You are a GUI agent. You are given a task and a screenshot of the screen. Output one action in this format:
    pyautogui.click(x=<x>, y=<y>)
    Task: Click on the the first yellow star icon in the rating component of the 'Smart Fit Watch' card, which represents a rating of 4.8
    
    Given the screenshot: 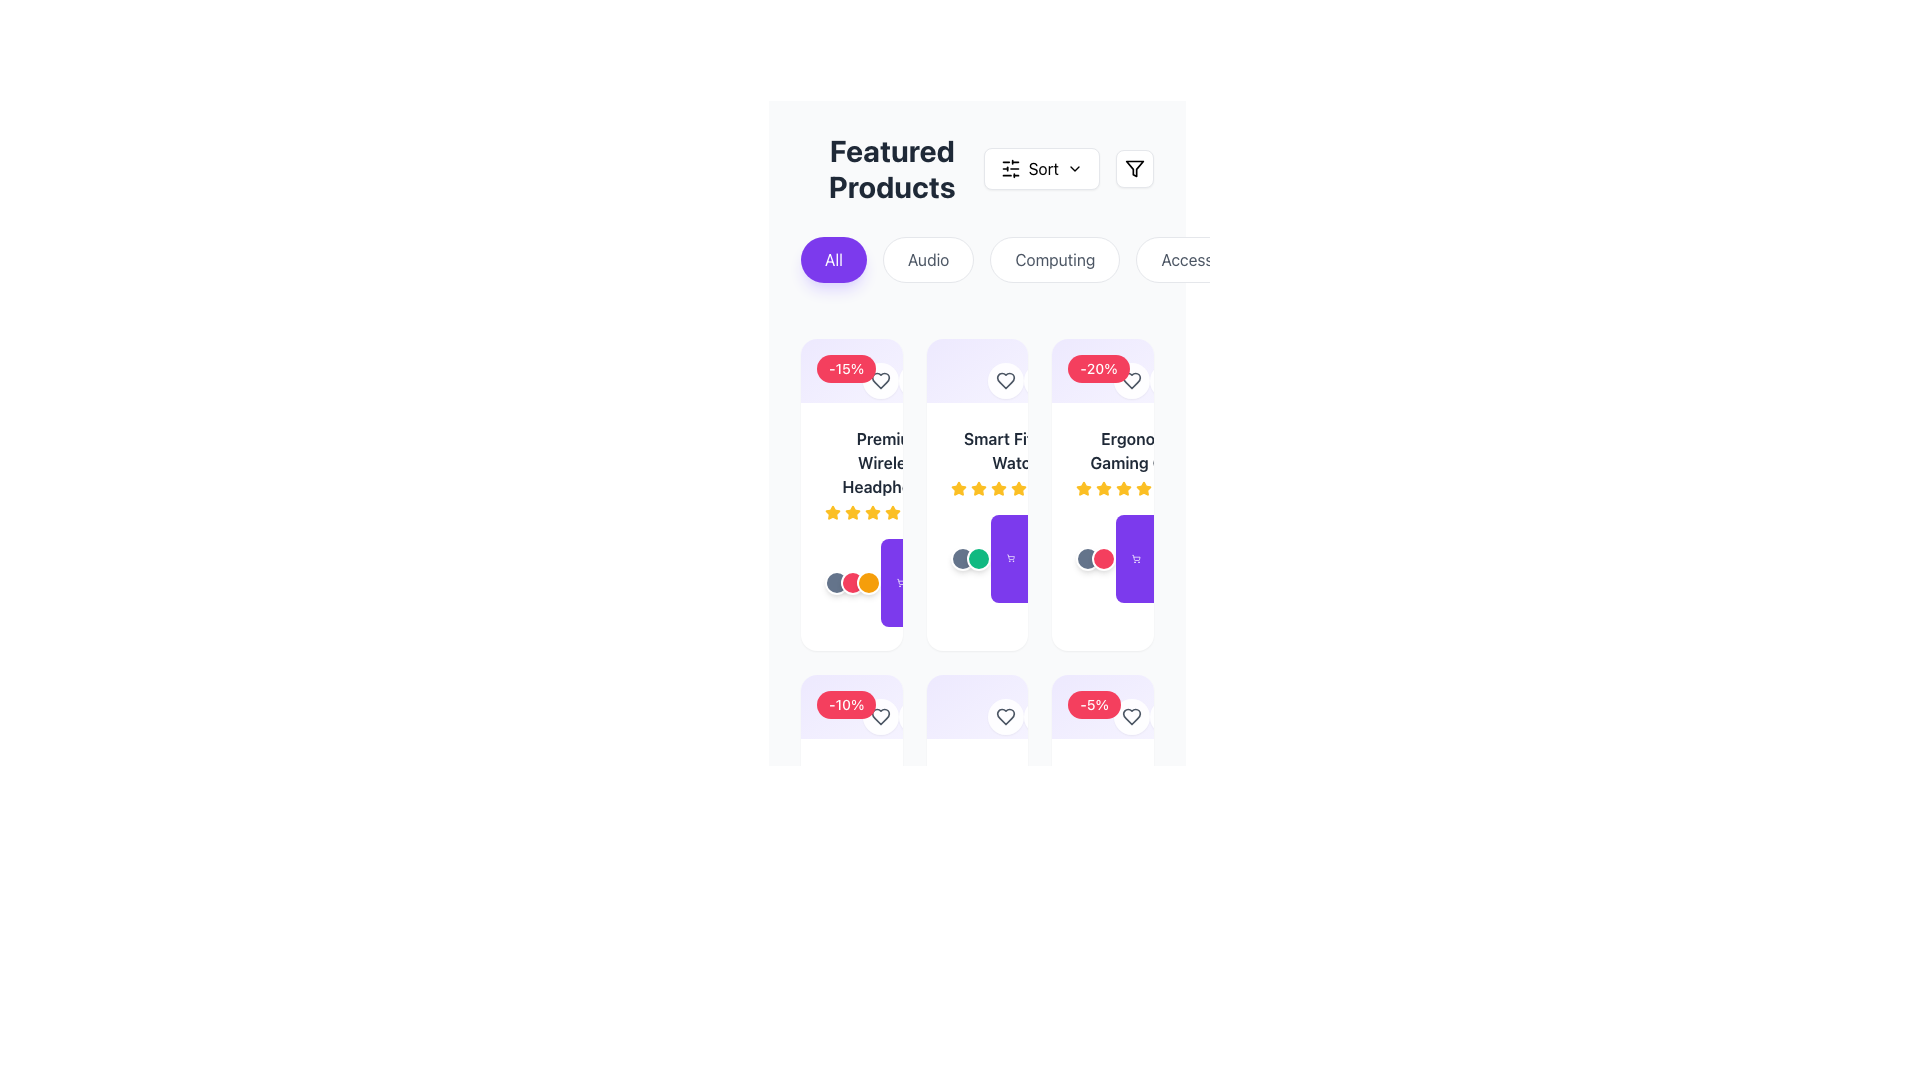 What is the action you would take?
    pyautogui.click(x=957, y=489)
    